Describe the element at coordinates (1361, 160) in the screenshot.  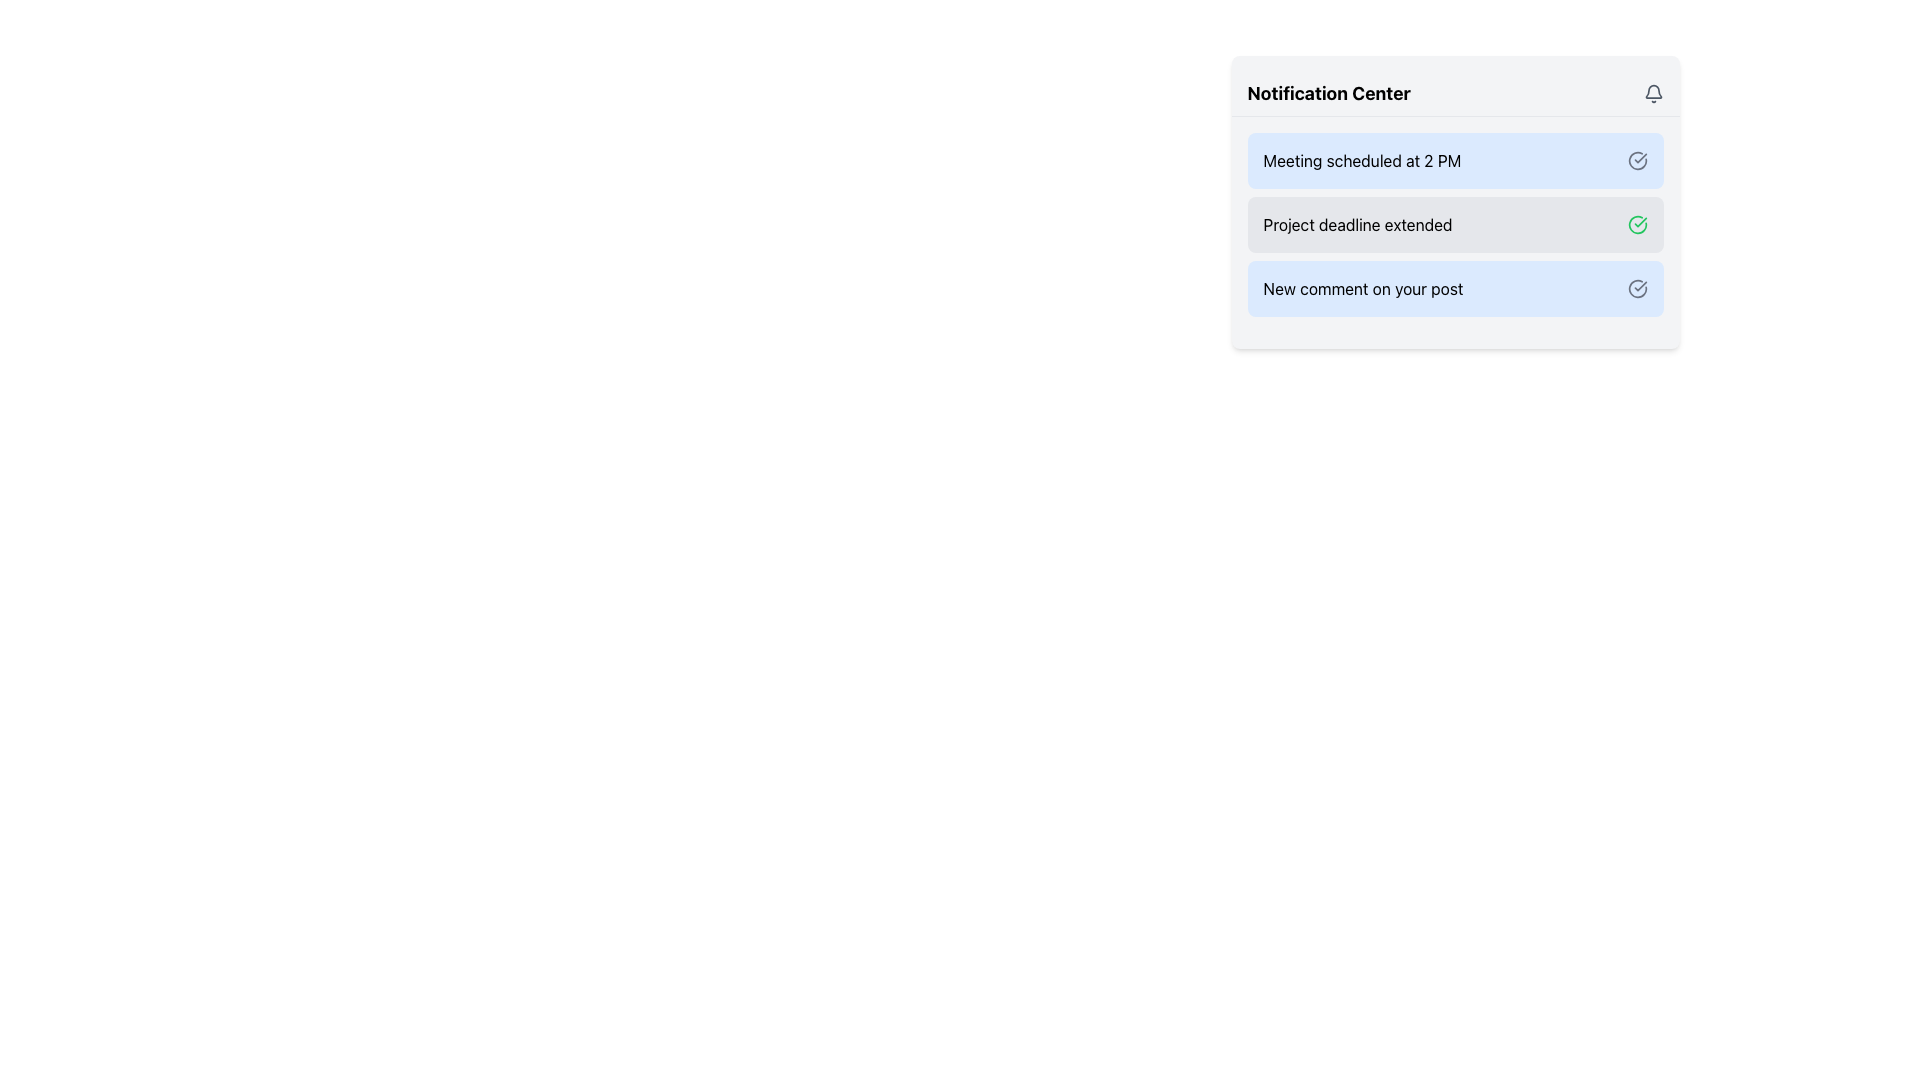
I see `the static informational label indicating an upcoming meeting scheduled at 2 PM within the Notification Center` at that location.